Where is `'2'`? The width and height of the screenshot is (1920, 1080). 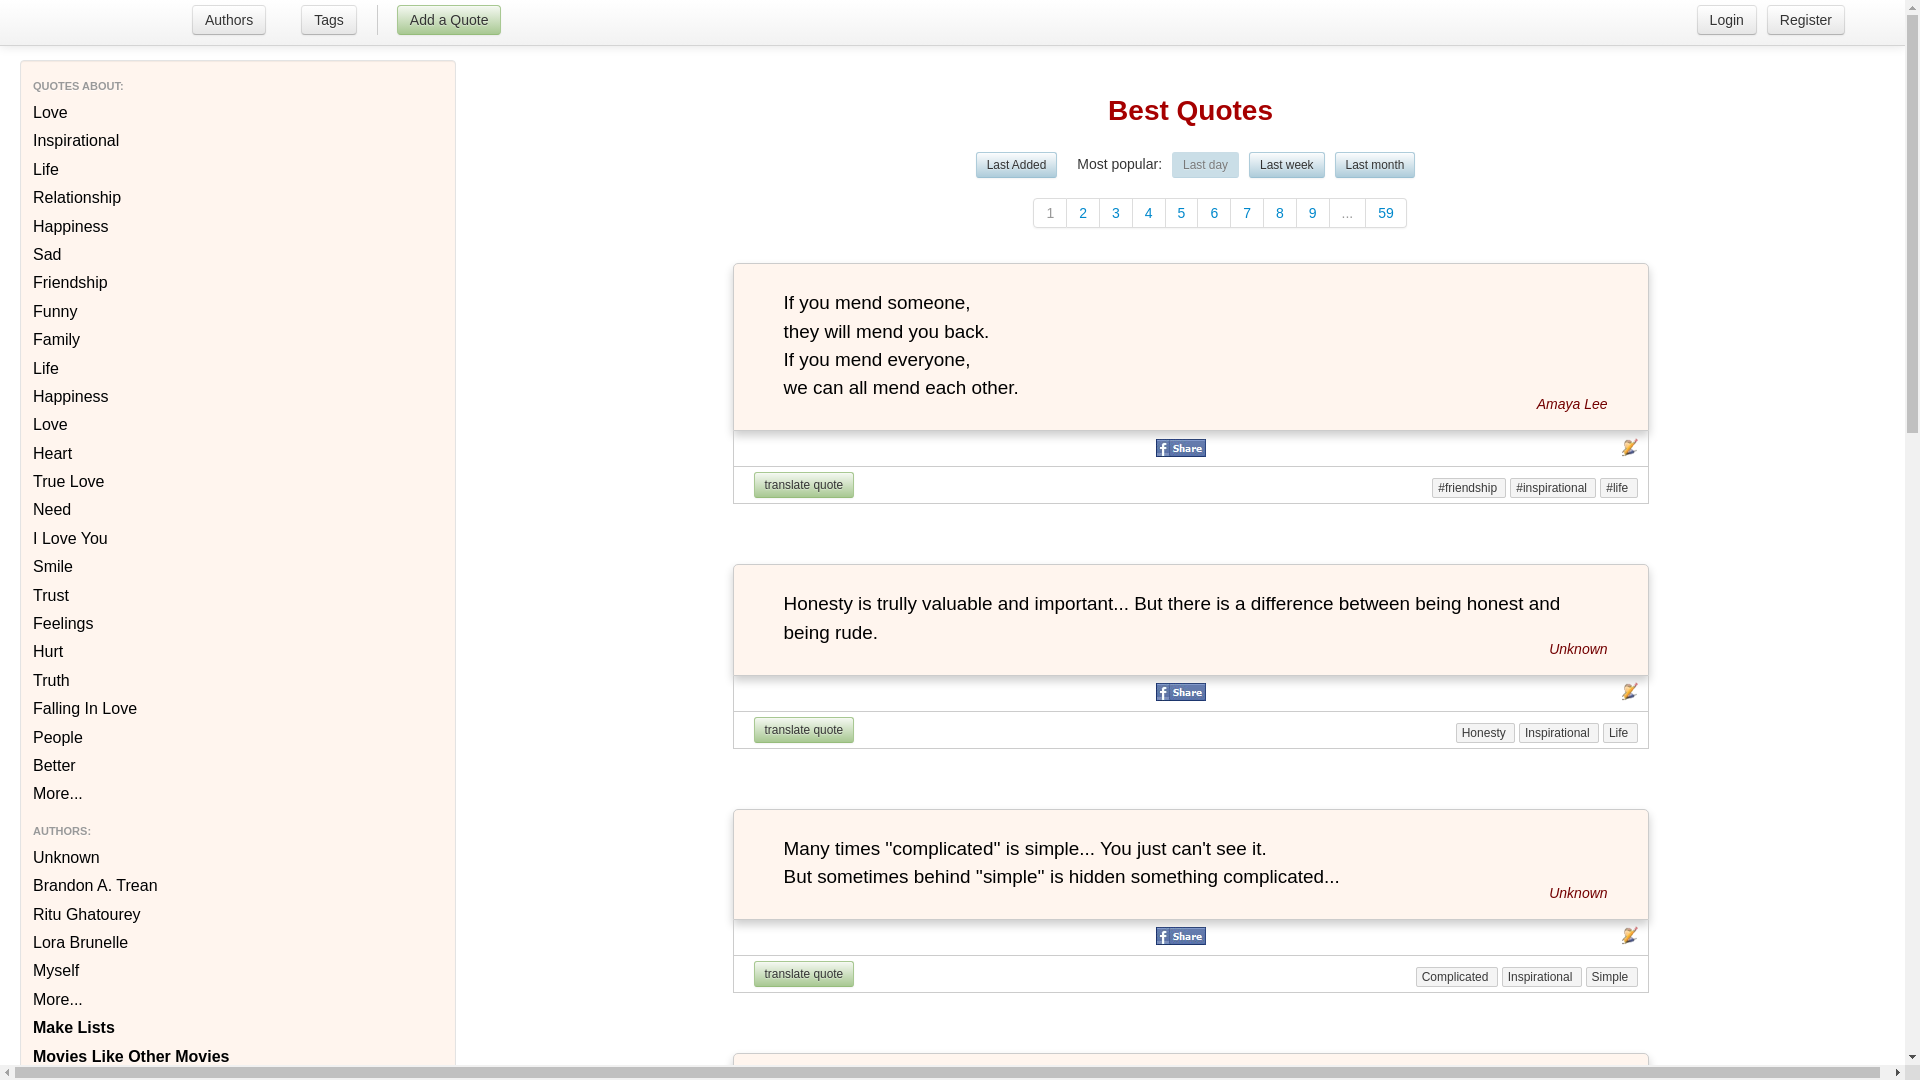 '2' is located at coordinates (1065, 212).